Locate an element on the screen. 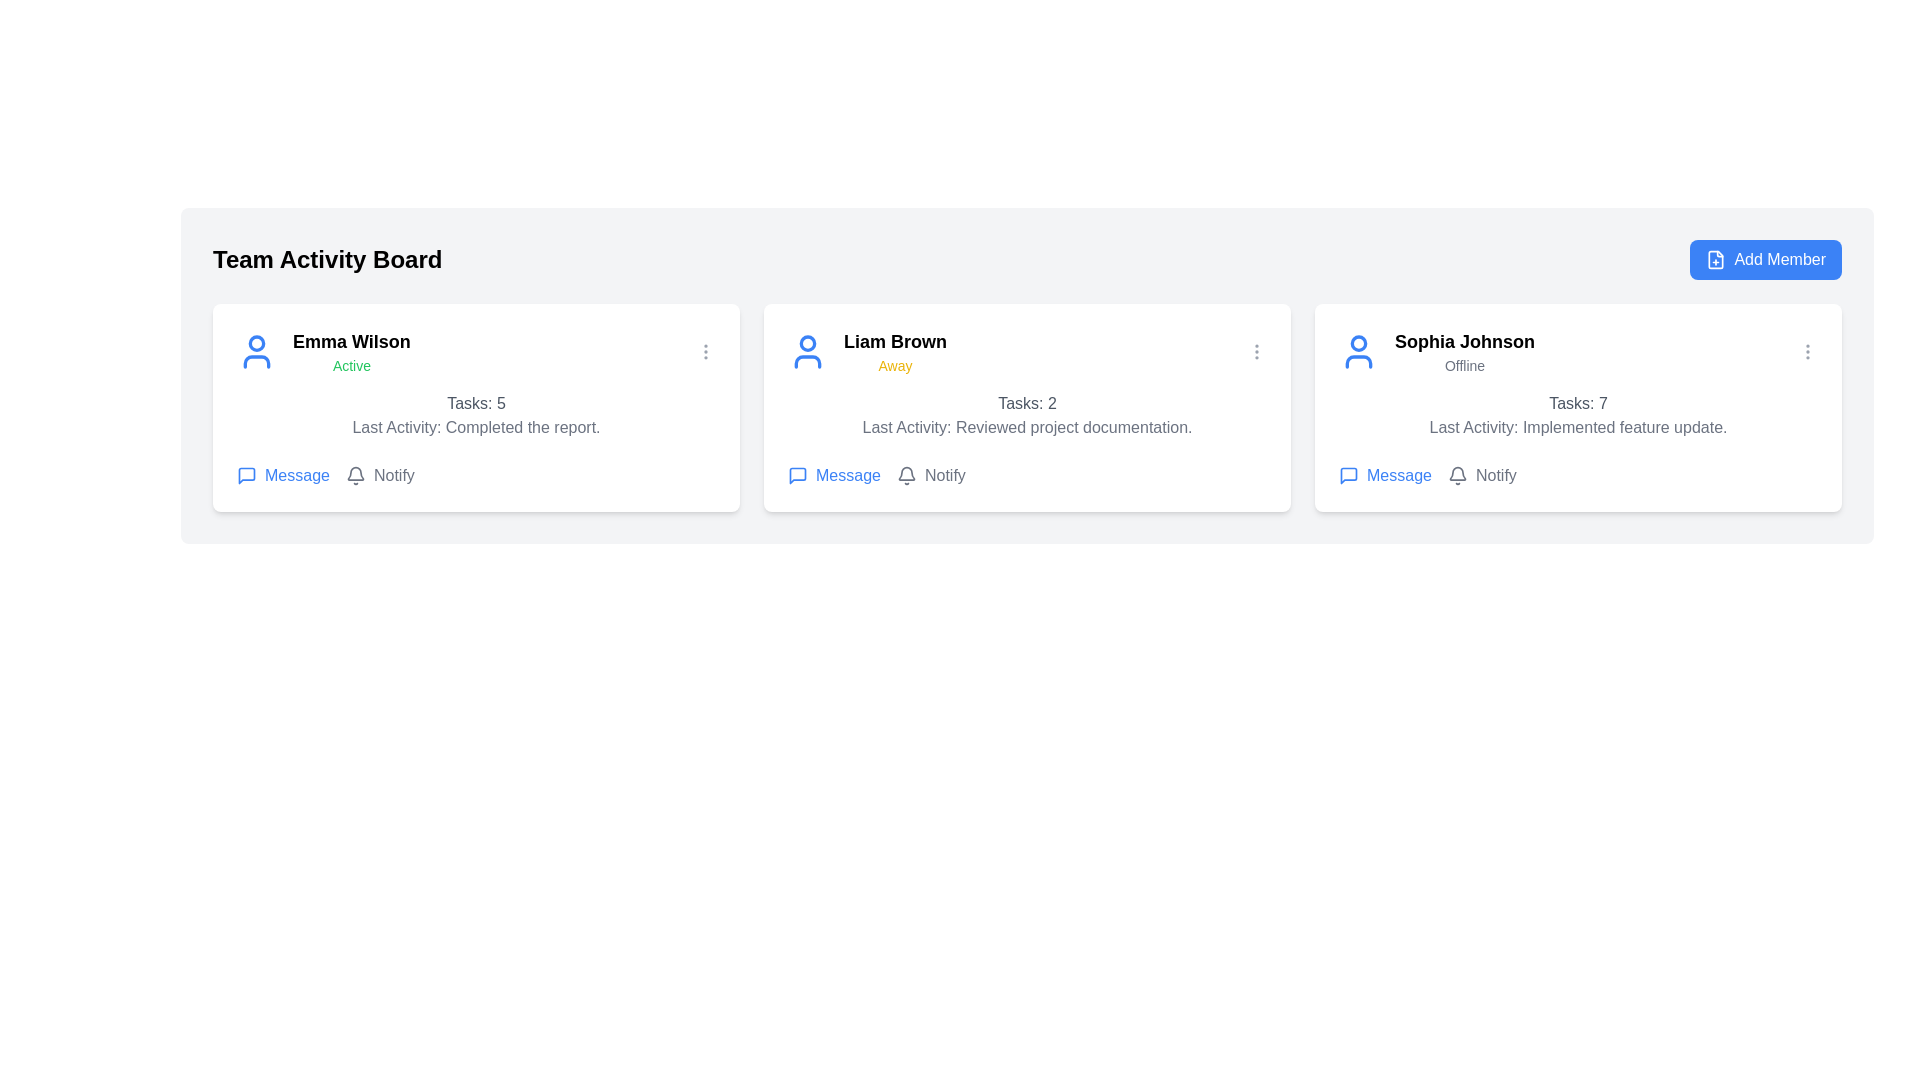 This screenshot has width=1920, height=1080. the blue user silhouette SVG icon located in the top-left corner of the profile card for 'Sophia Johnson' on the Team Activity Board is located at coordinates (1358, 350).